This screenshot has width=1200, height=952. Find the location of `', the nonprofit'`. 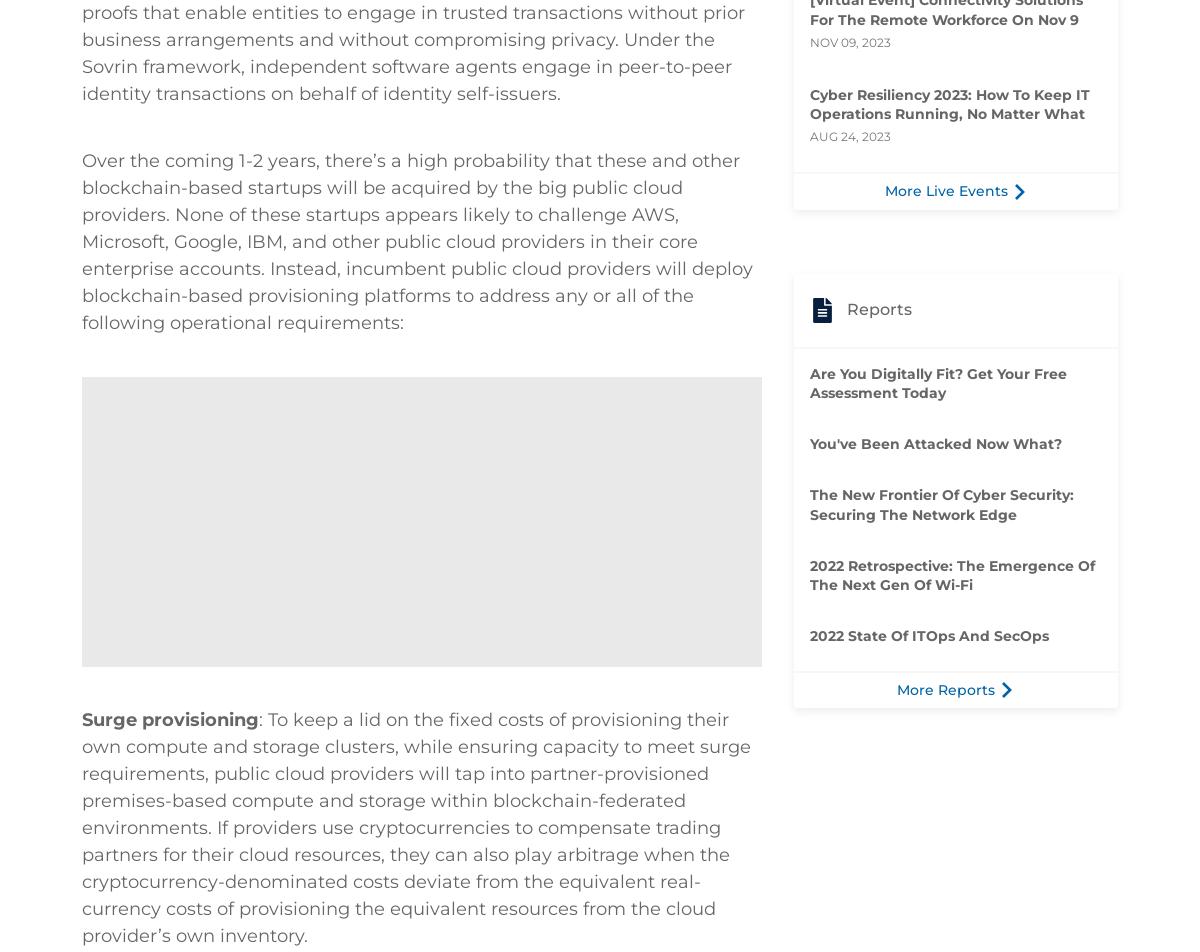

', the nonprofit' is located at coordinates (81, 201).